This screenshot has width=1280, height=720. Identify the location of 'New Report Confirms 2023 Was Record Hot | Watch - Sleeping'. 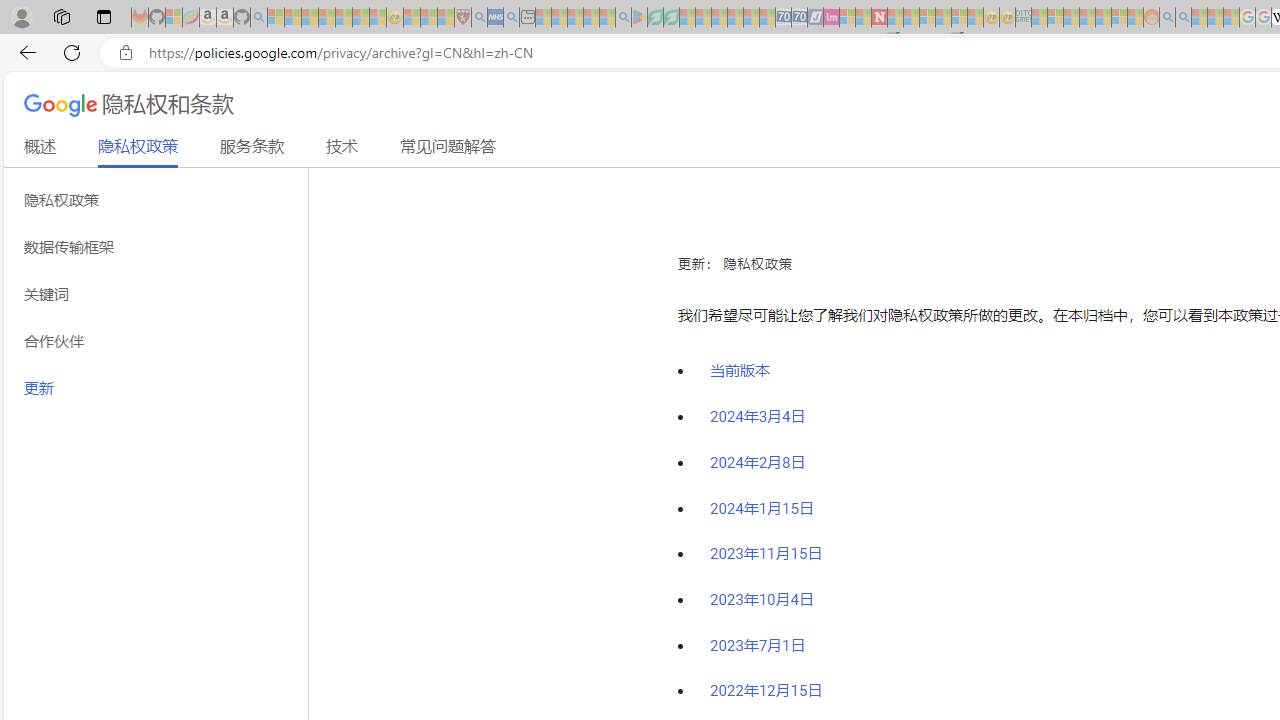
(343, 17).